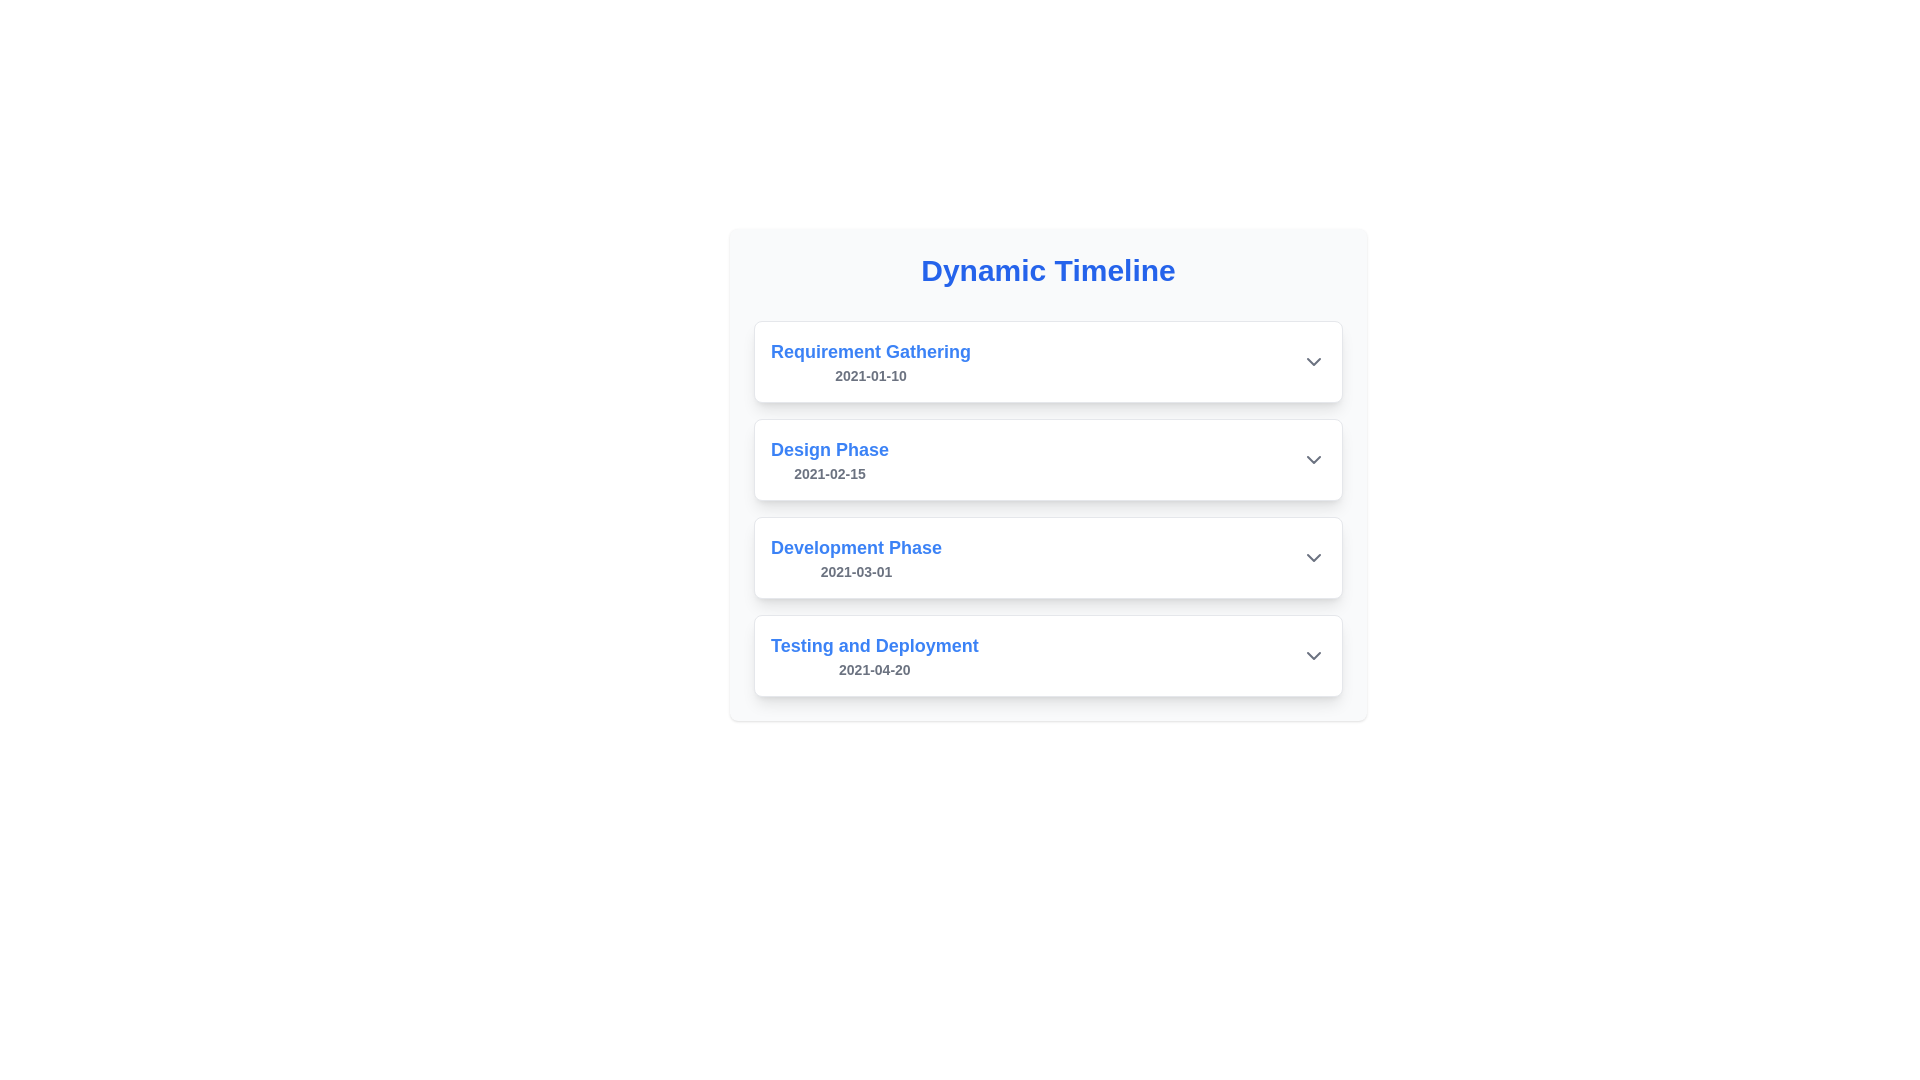 This screenshot has width=1920, height=1080. I want to click on text component displaying 'Testing and Deployment' styled in blue, located in a vertical list below 'Development Phase / 2021-03-01' and above a downward-pointing chevron icon, so click(874, 655).